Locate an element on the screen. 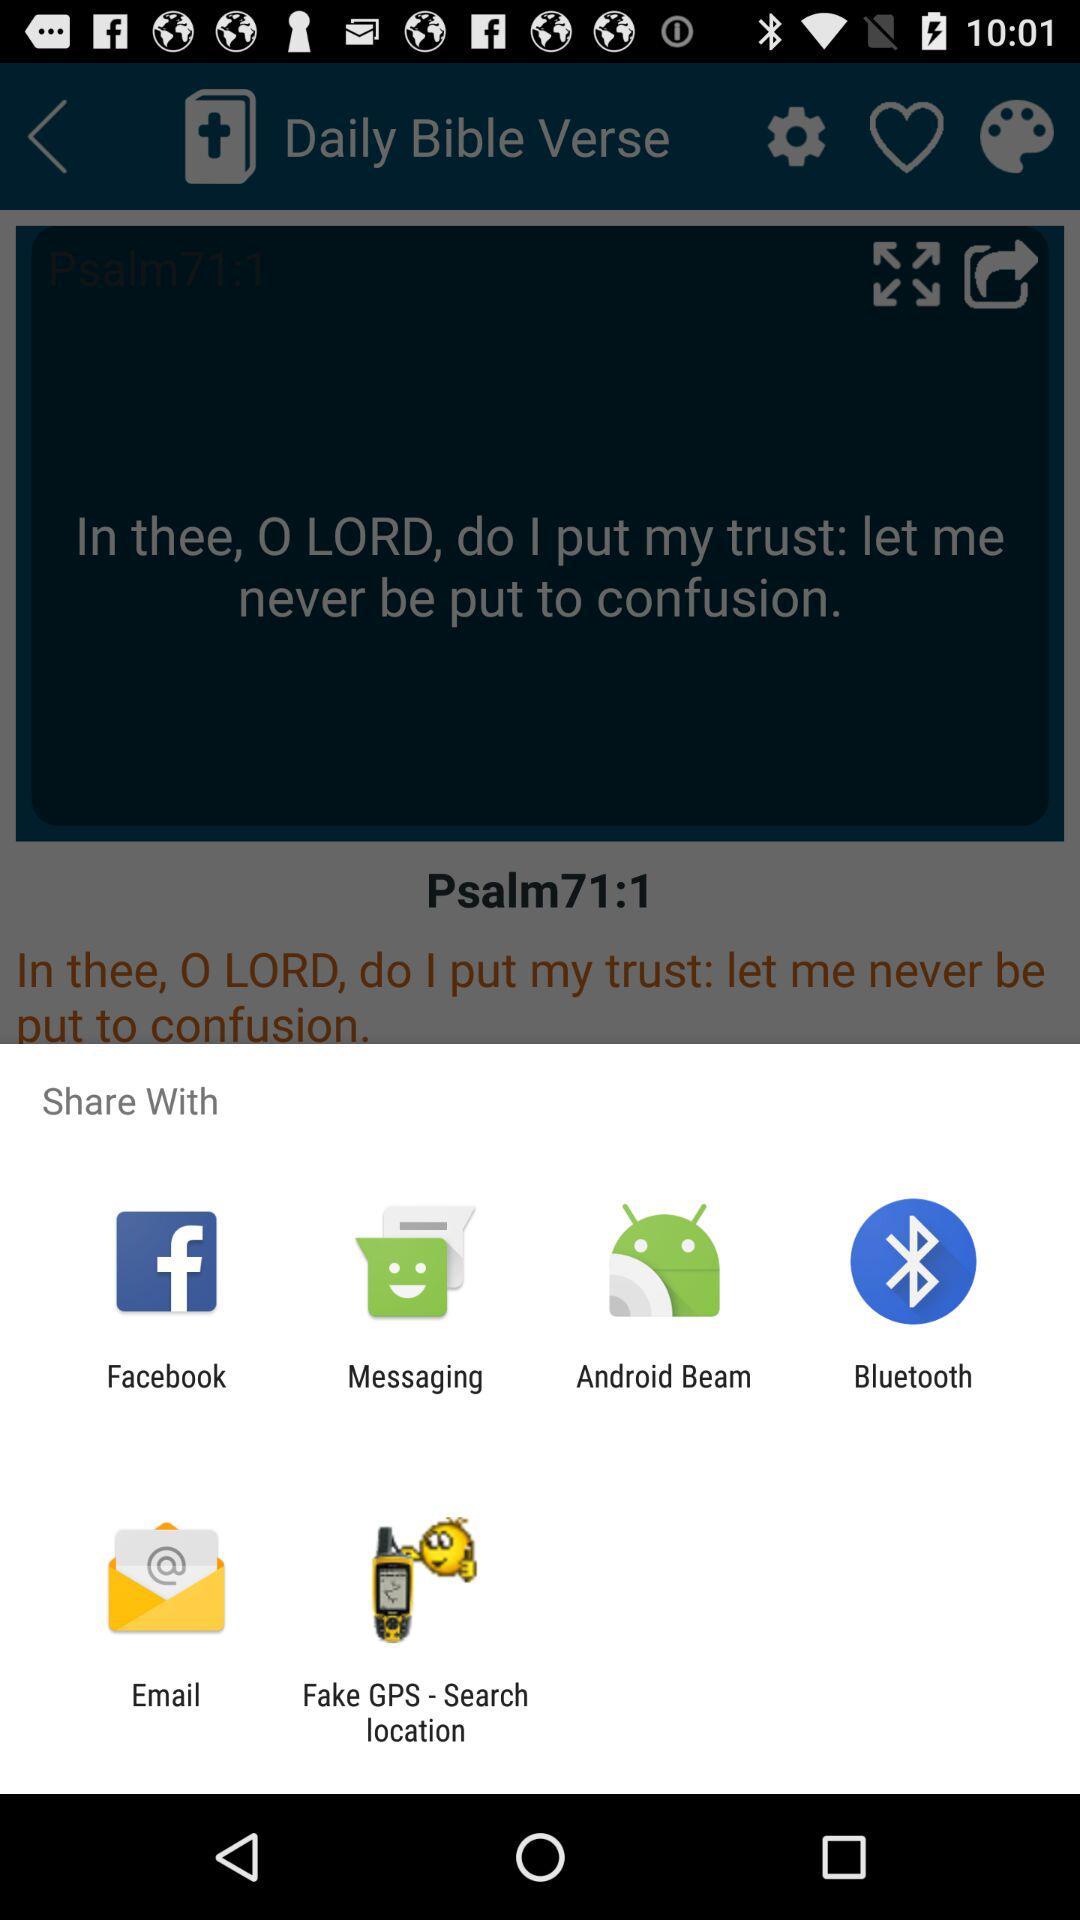 Image resolution: width=1080 pixels, height=1920 pixels. app next to the messaging icon is located at coordinates (165, 1392).